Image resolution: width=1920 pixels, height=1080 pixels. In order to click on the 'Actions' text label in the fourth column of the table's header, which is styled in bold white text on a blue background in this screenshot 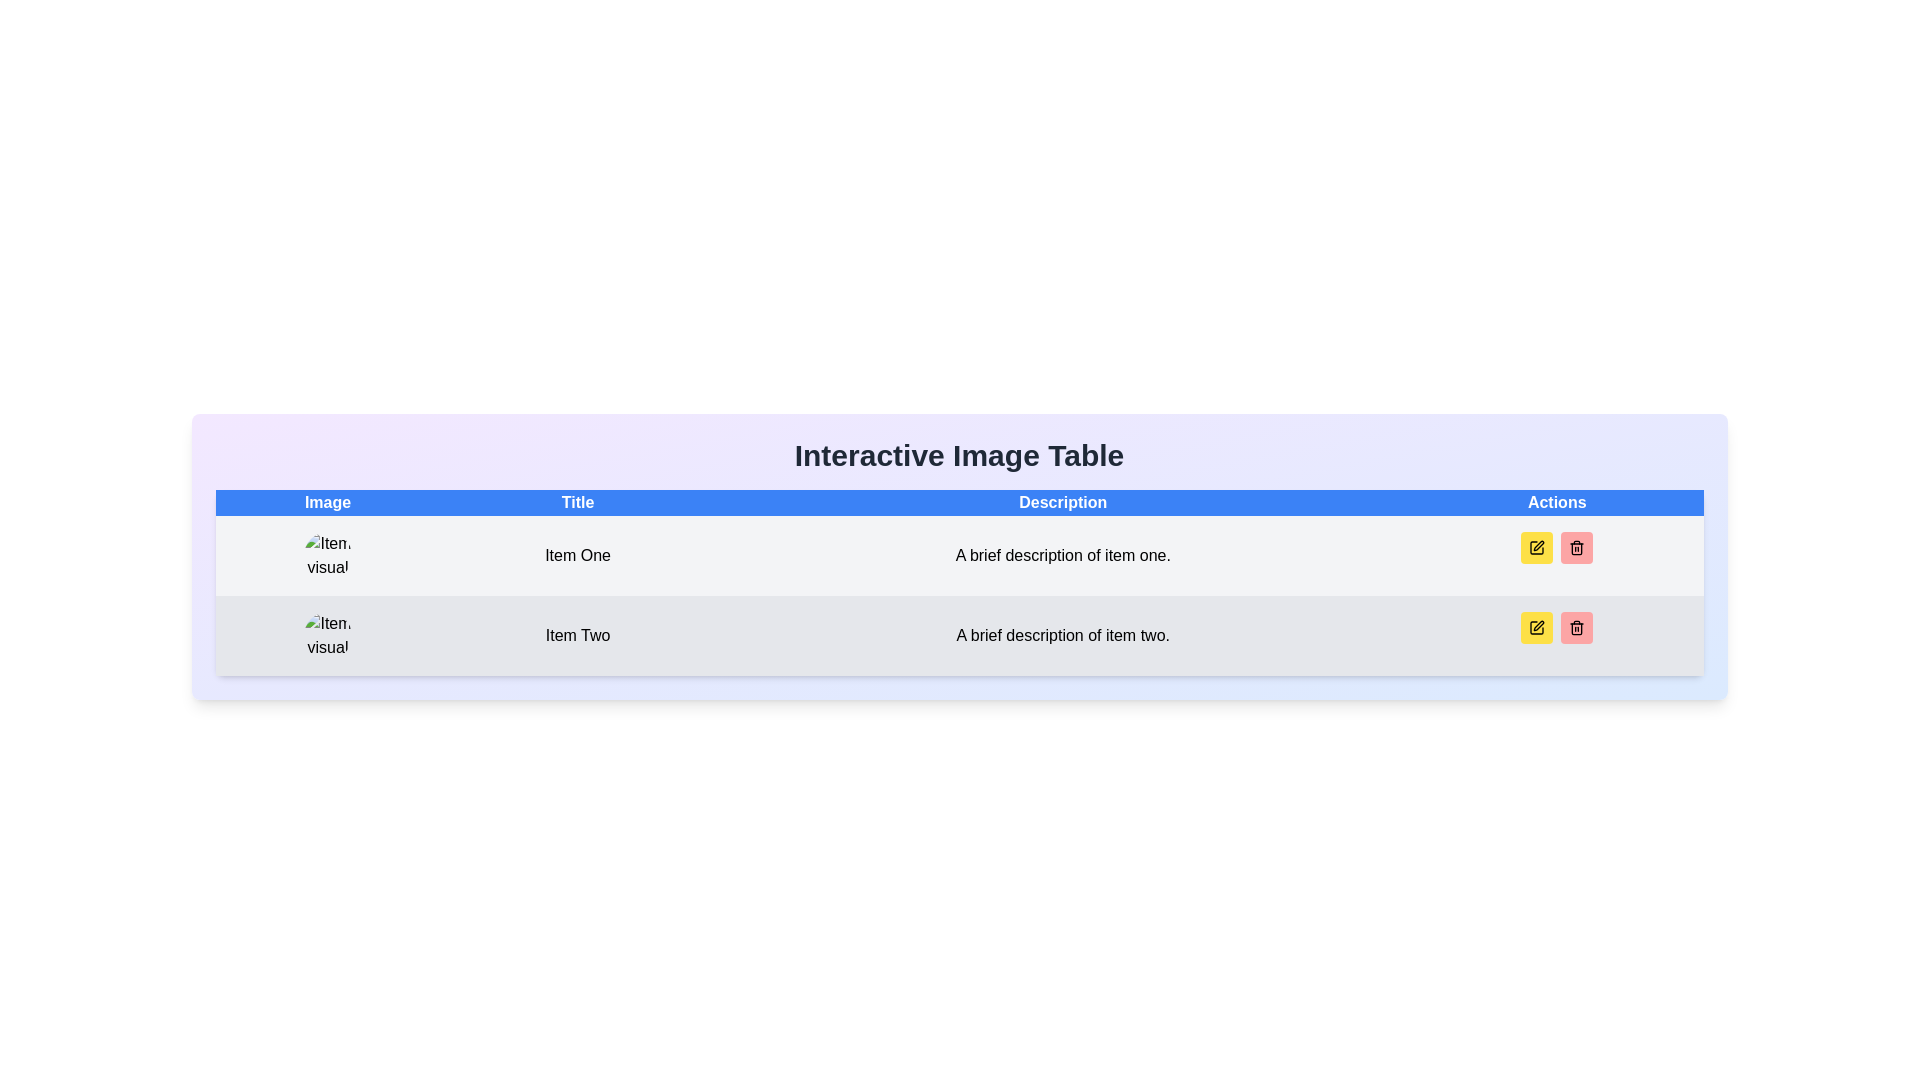, I will do `click(1556, 501)`.